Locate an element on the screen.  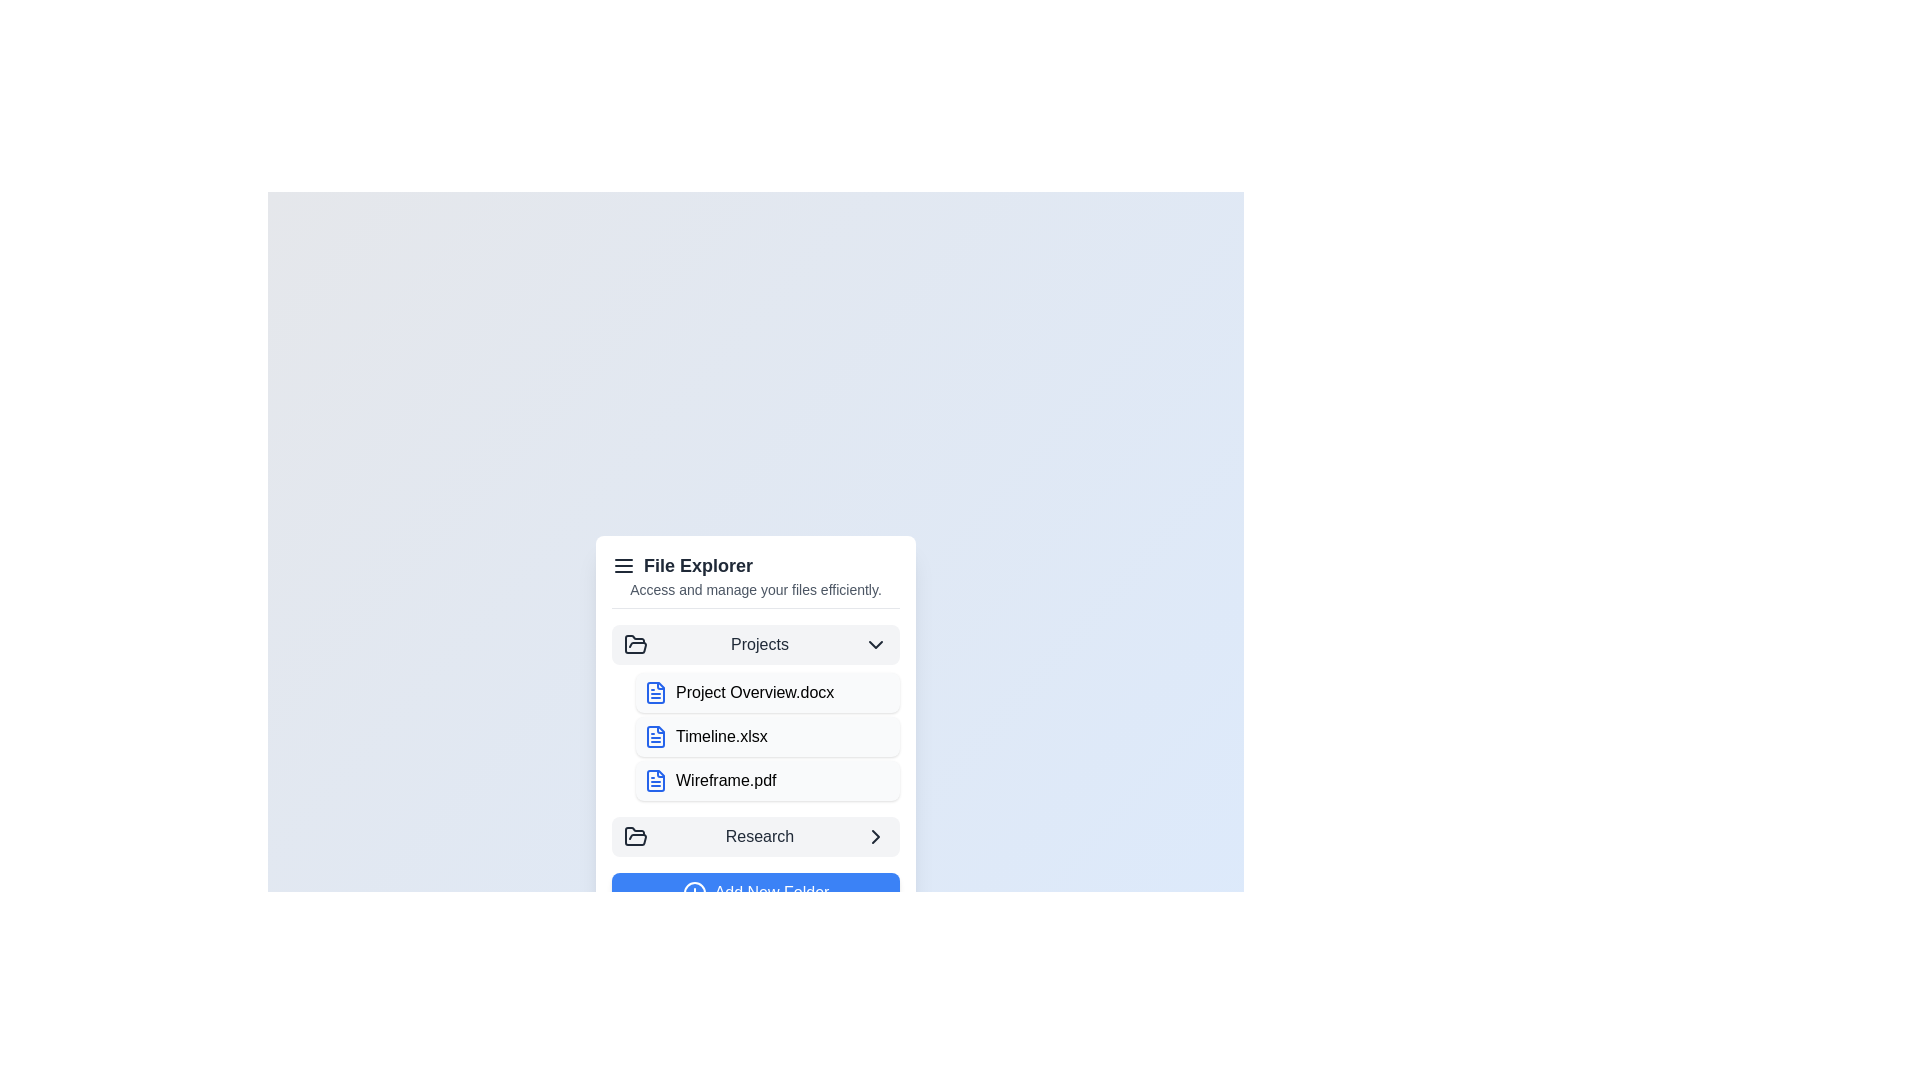
the file item Timeline.xlsx is located at coordinates (767, 736).